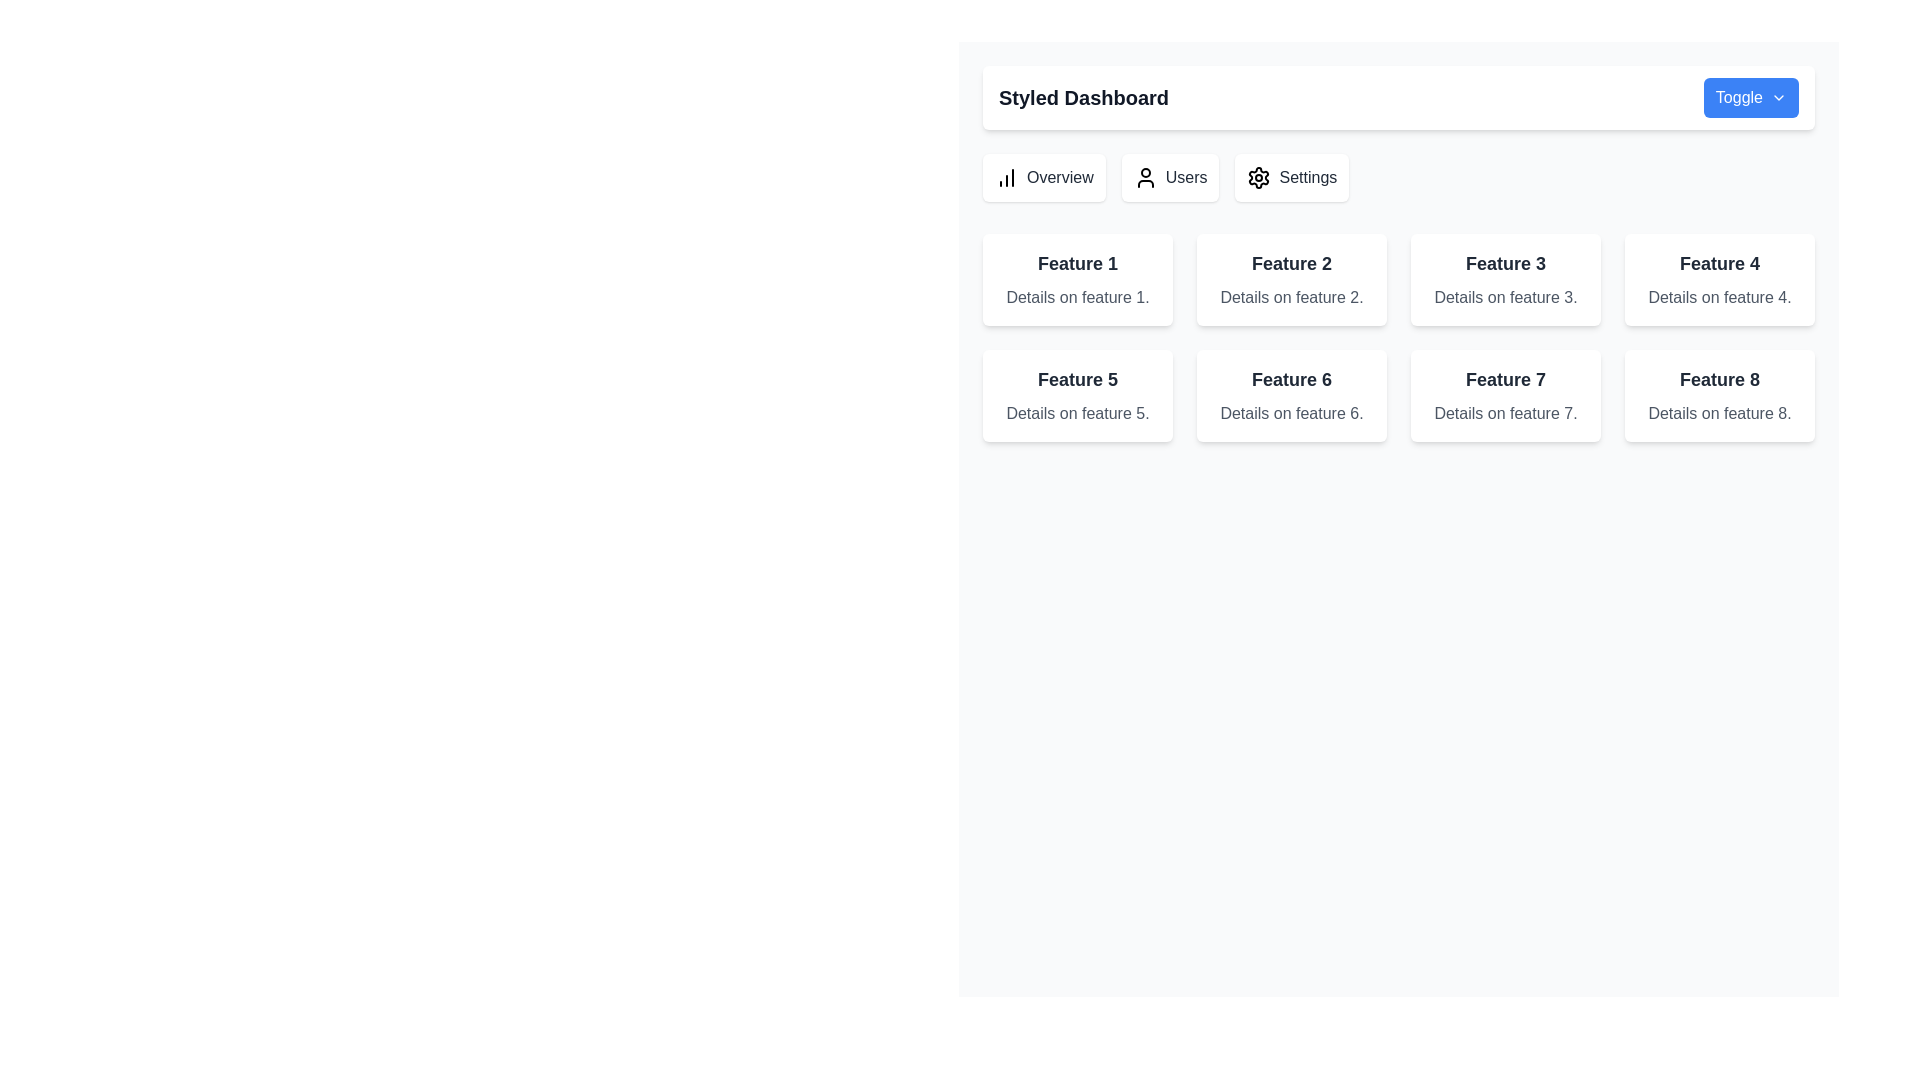 The width and height of the screenshot is (1920, 1080). I want to click on the Text label providing contextual information about 'Feature 7' located in the middle right region of the feature grid, so click(1506, 412).